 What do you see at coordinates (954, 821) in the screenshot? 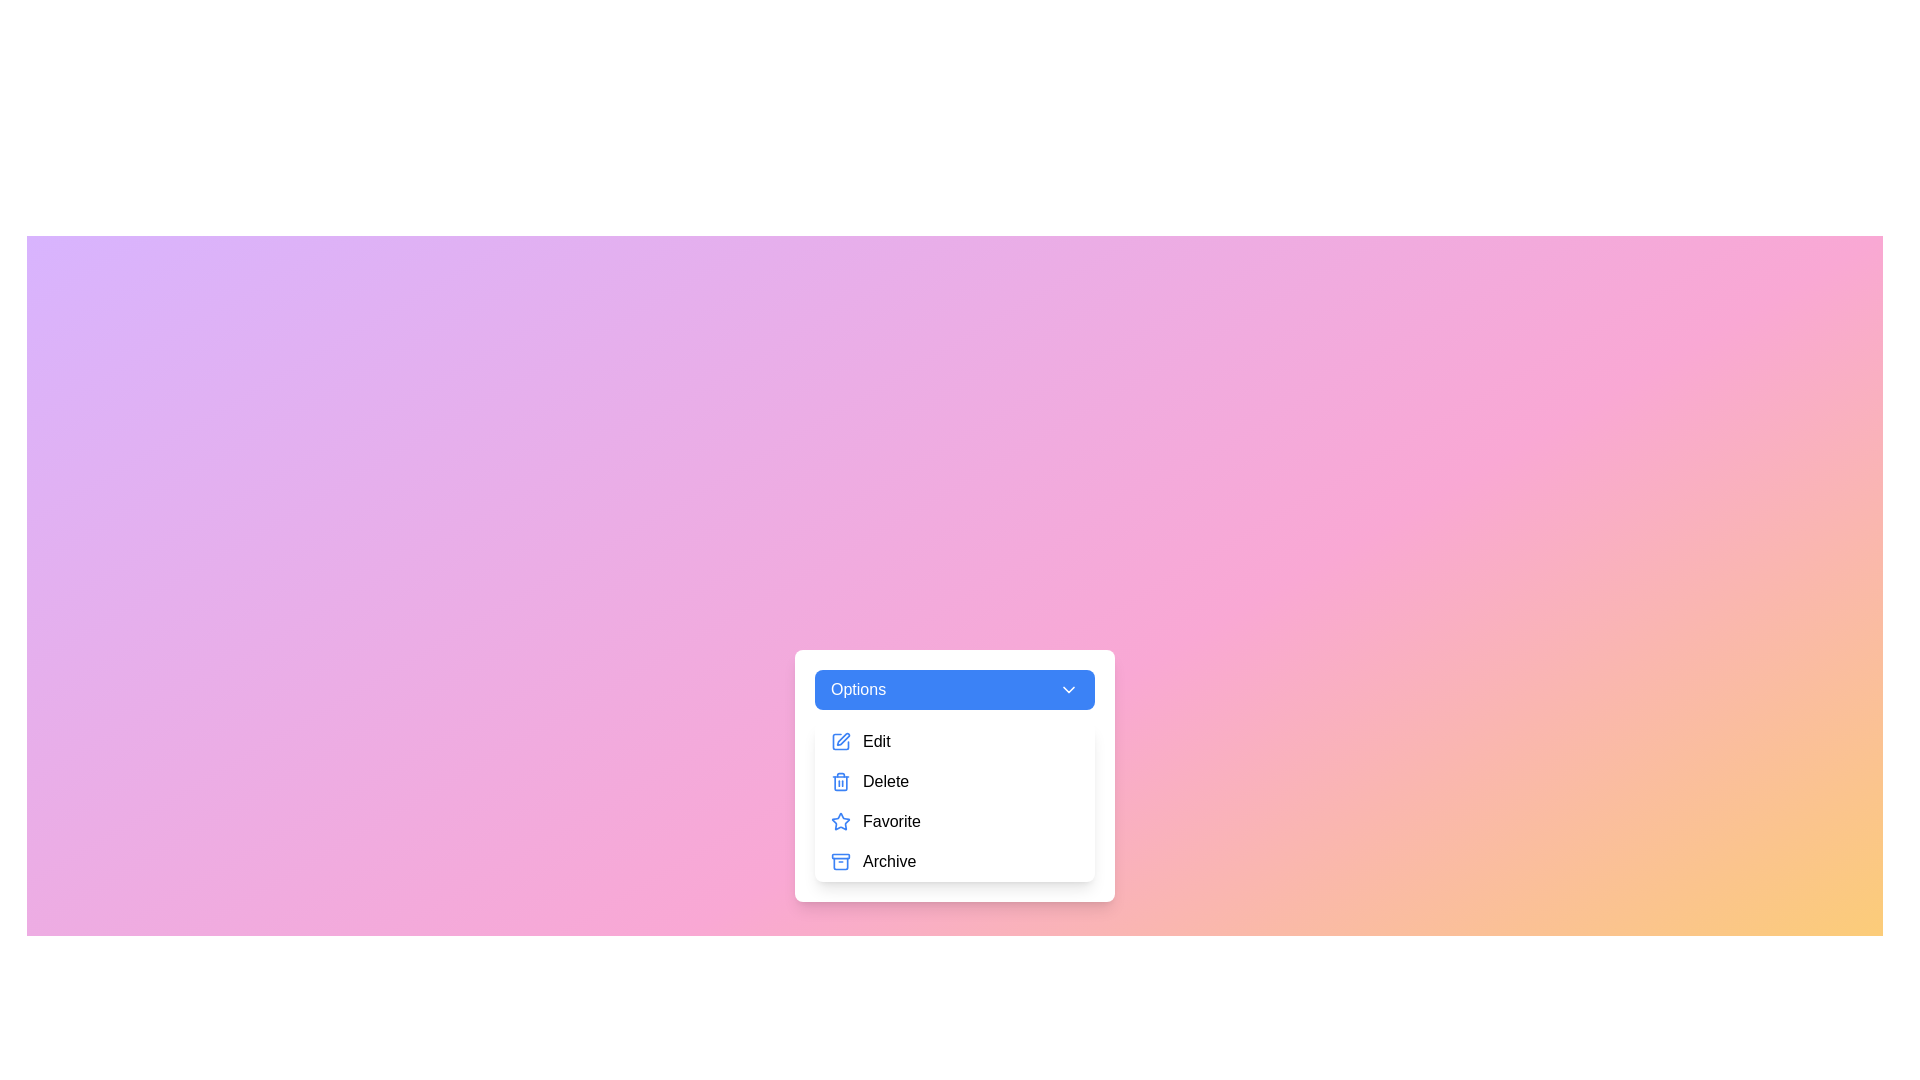
I see `the menu item Favorite` at bounding box center [954, 821].